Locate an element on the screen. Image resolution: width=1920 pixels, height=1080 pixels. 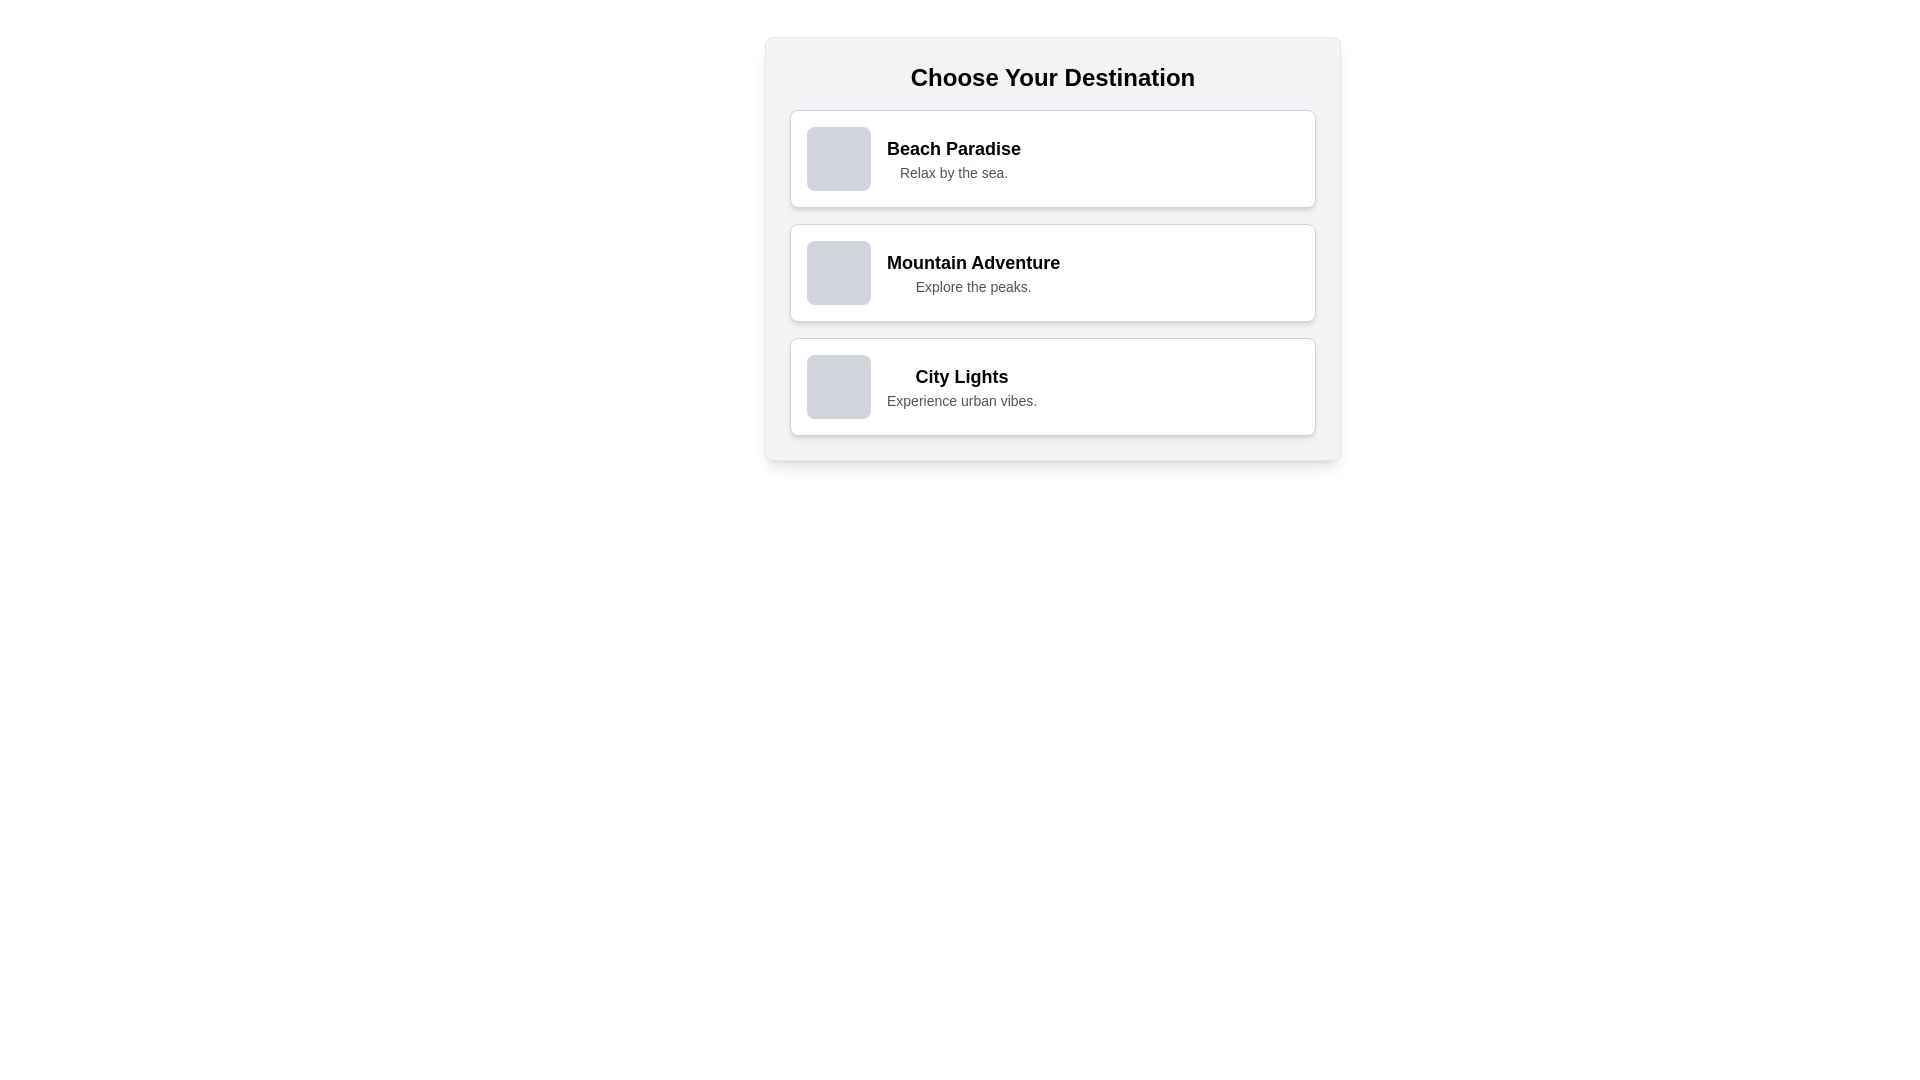
the text segment that reads 'Explore the peaks.' which is styled in a smaller gray font and positioned beneath 'Mountain Adventure' within the selection card is located at coordinates (973, 286).